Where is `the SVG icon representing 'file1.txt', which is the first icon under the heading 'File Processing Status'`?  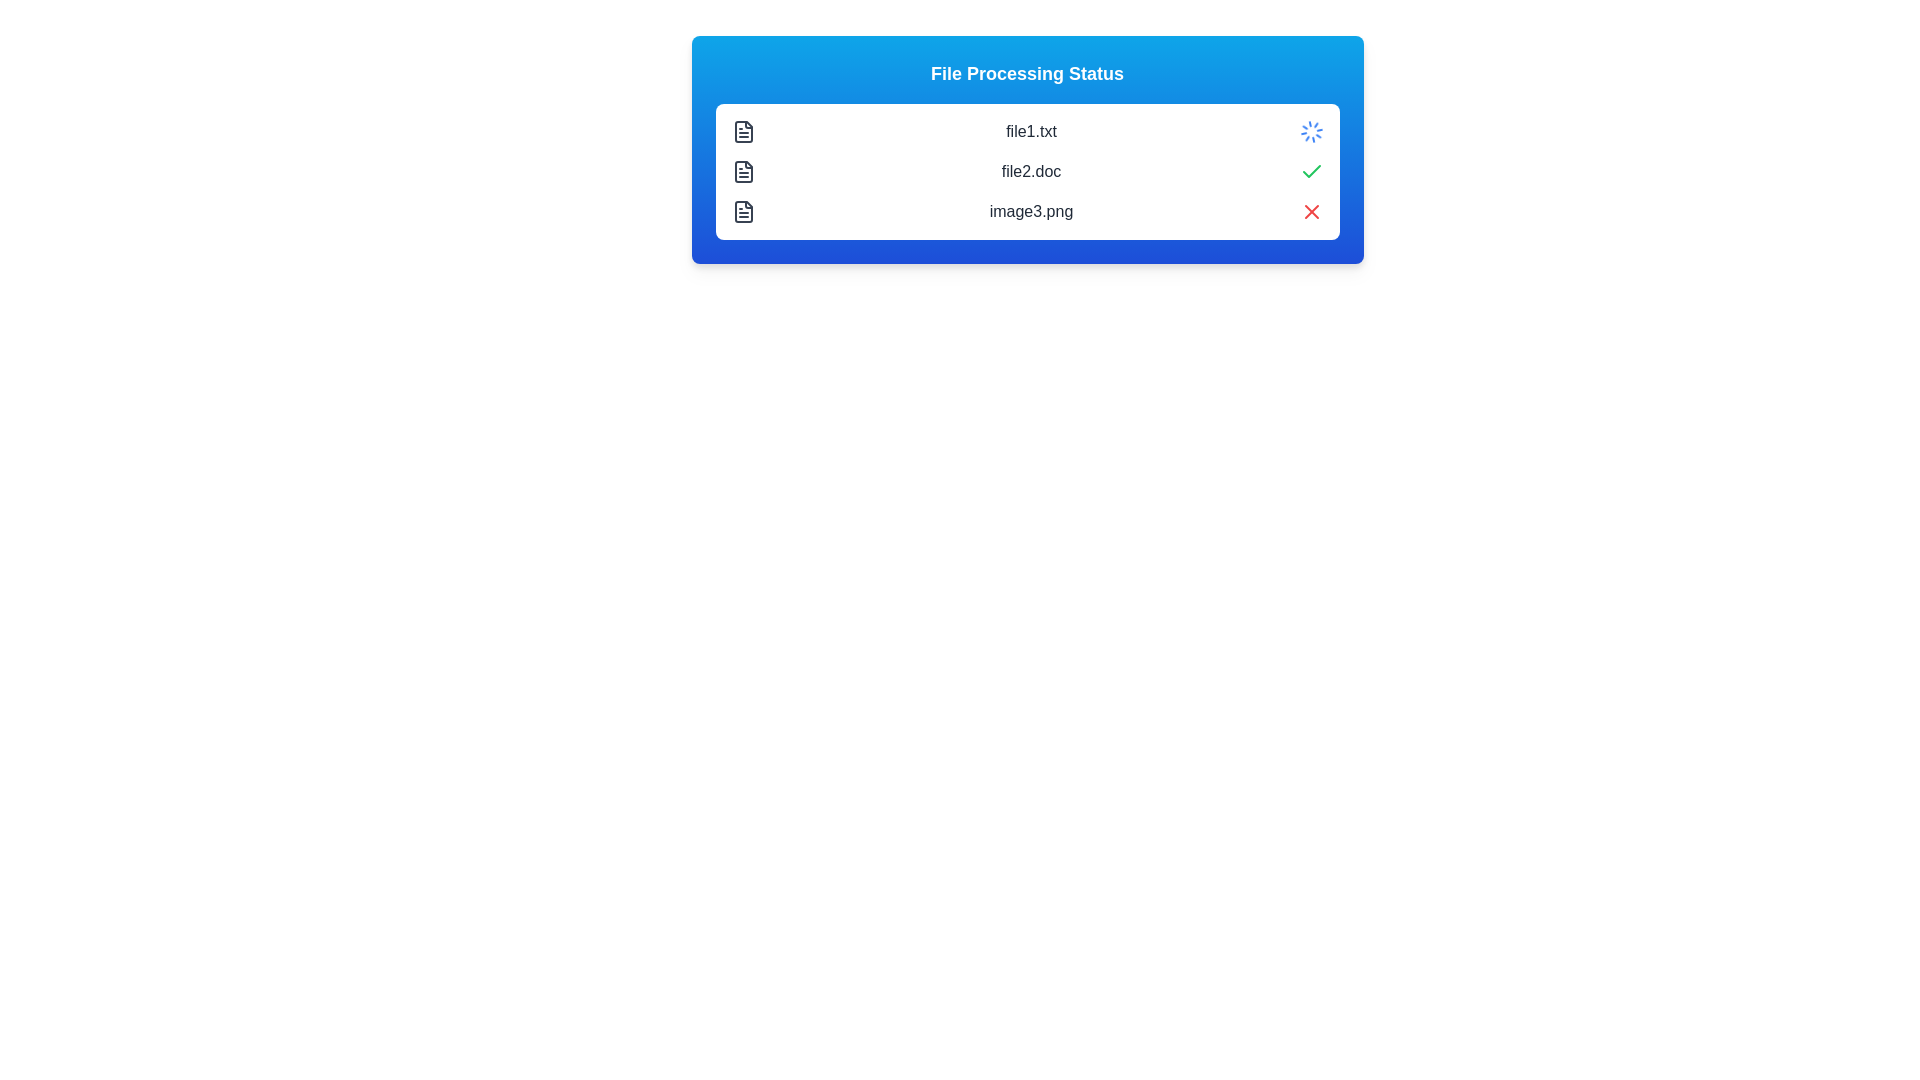
the SVG icon representing 'file1.txt', which is the first icon under the heading 'File Processing Status' is located at coordinates (742, 131).